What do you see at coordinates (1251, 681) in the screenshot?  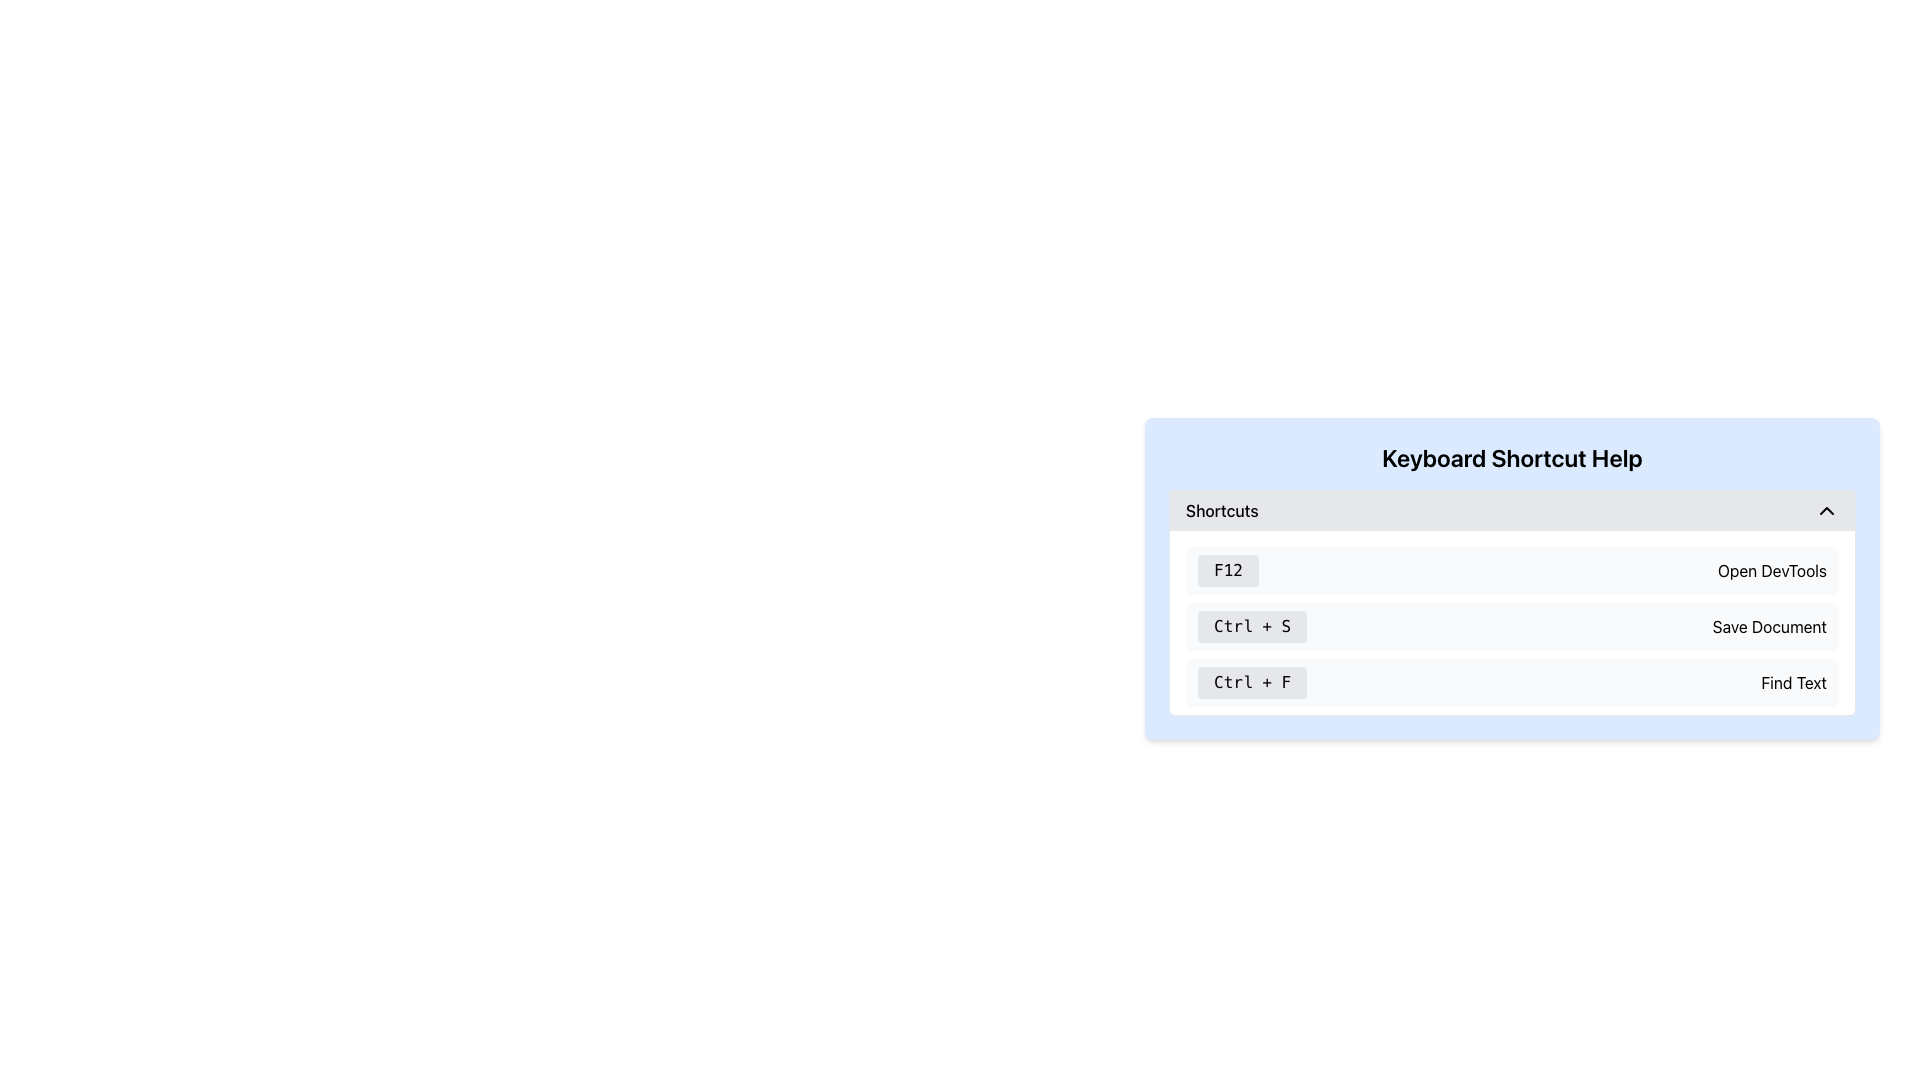 I see `the 'Ctrl + F' button, which is a rectangular button with a light gray background and black text, located under 'Keyboard Shortcut Help.'` at bounding box center [1251, 681].